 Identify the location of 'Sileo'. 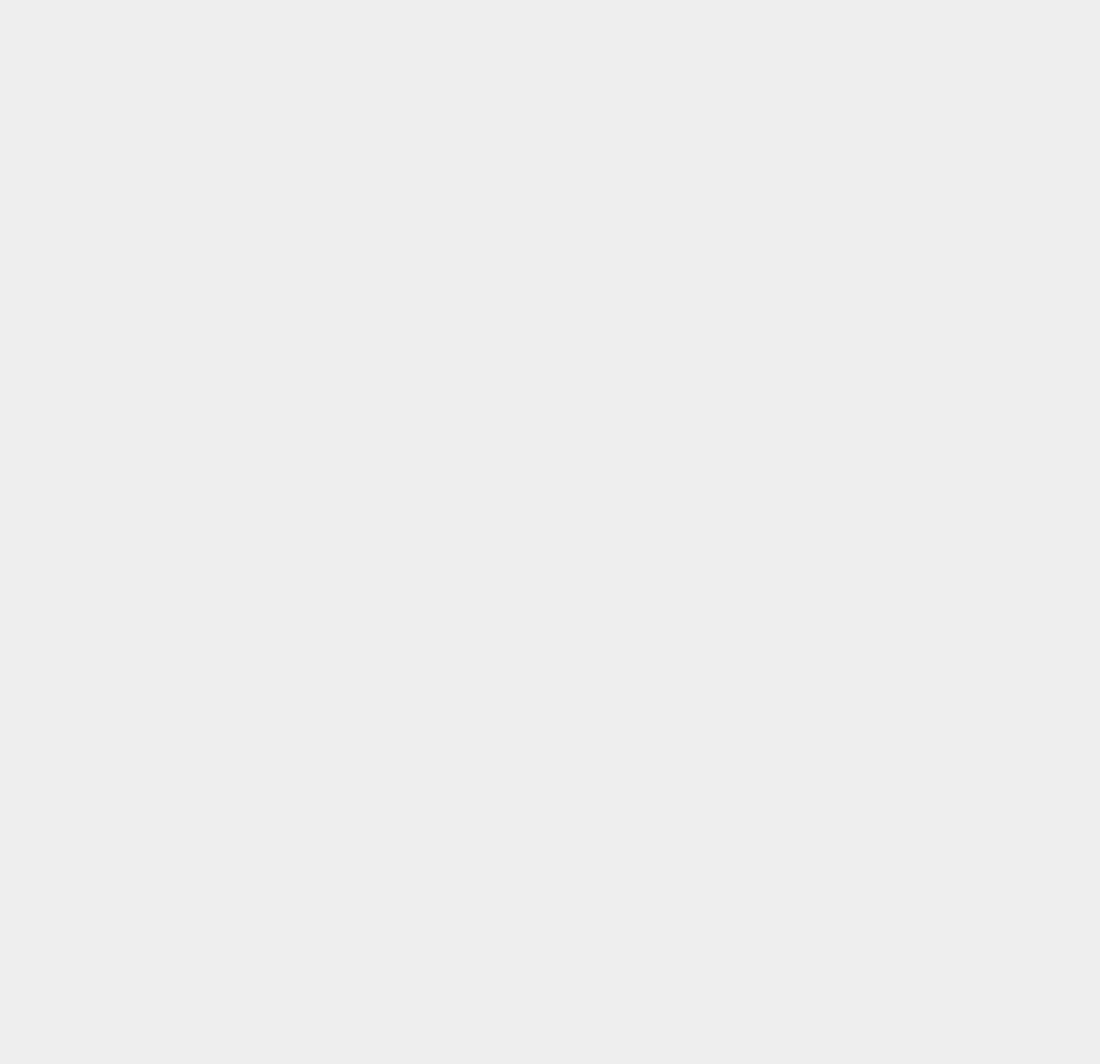
(778, 993).